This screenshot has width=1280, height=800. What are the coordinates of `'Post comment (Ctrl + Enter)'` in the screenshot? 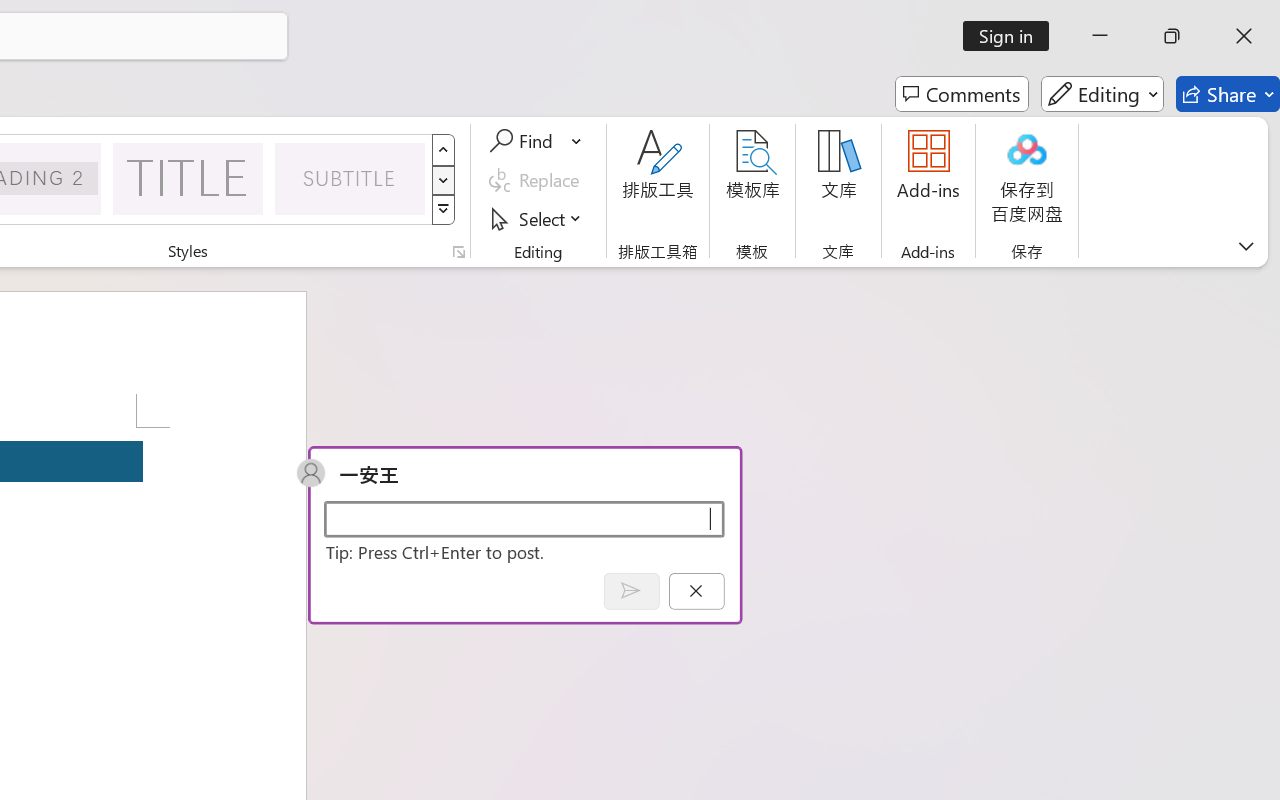 It's located at (630, 590).